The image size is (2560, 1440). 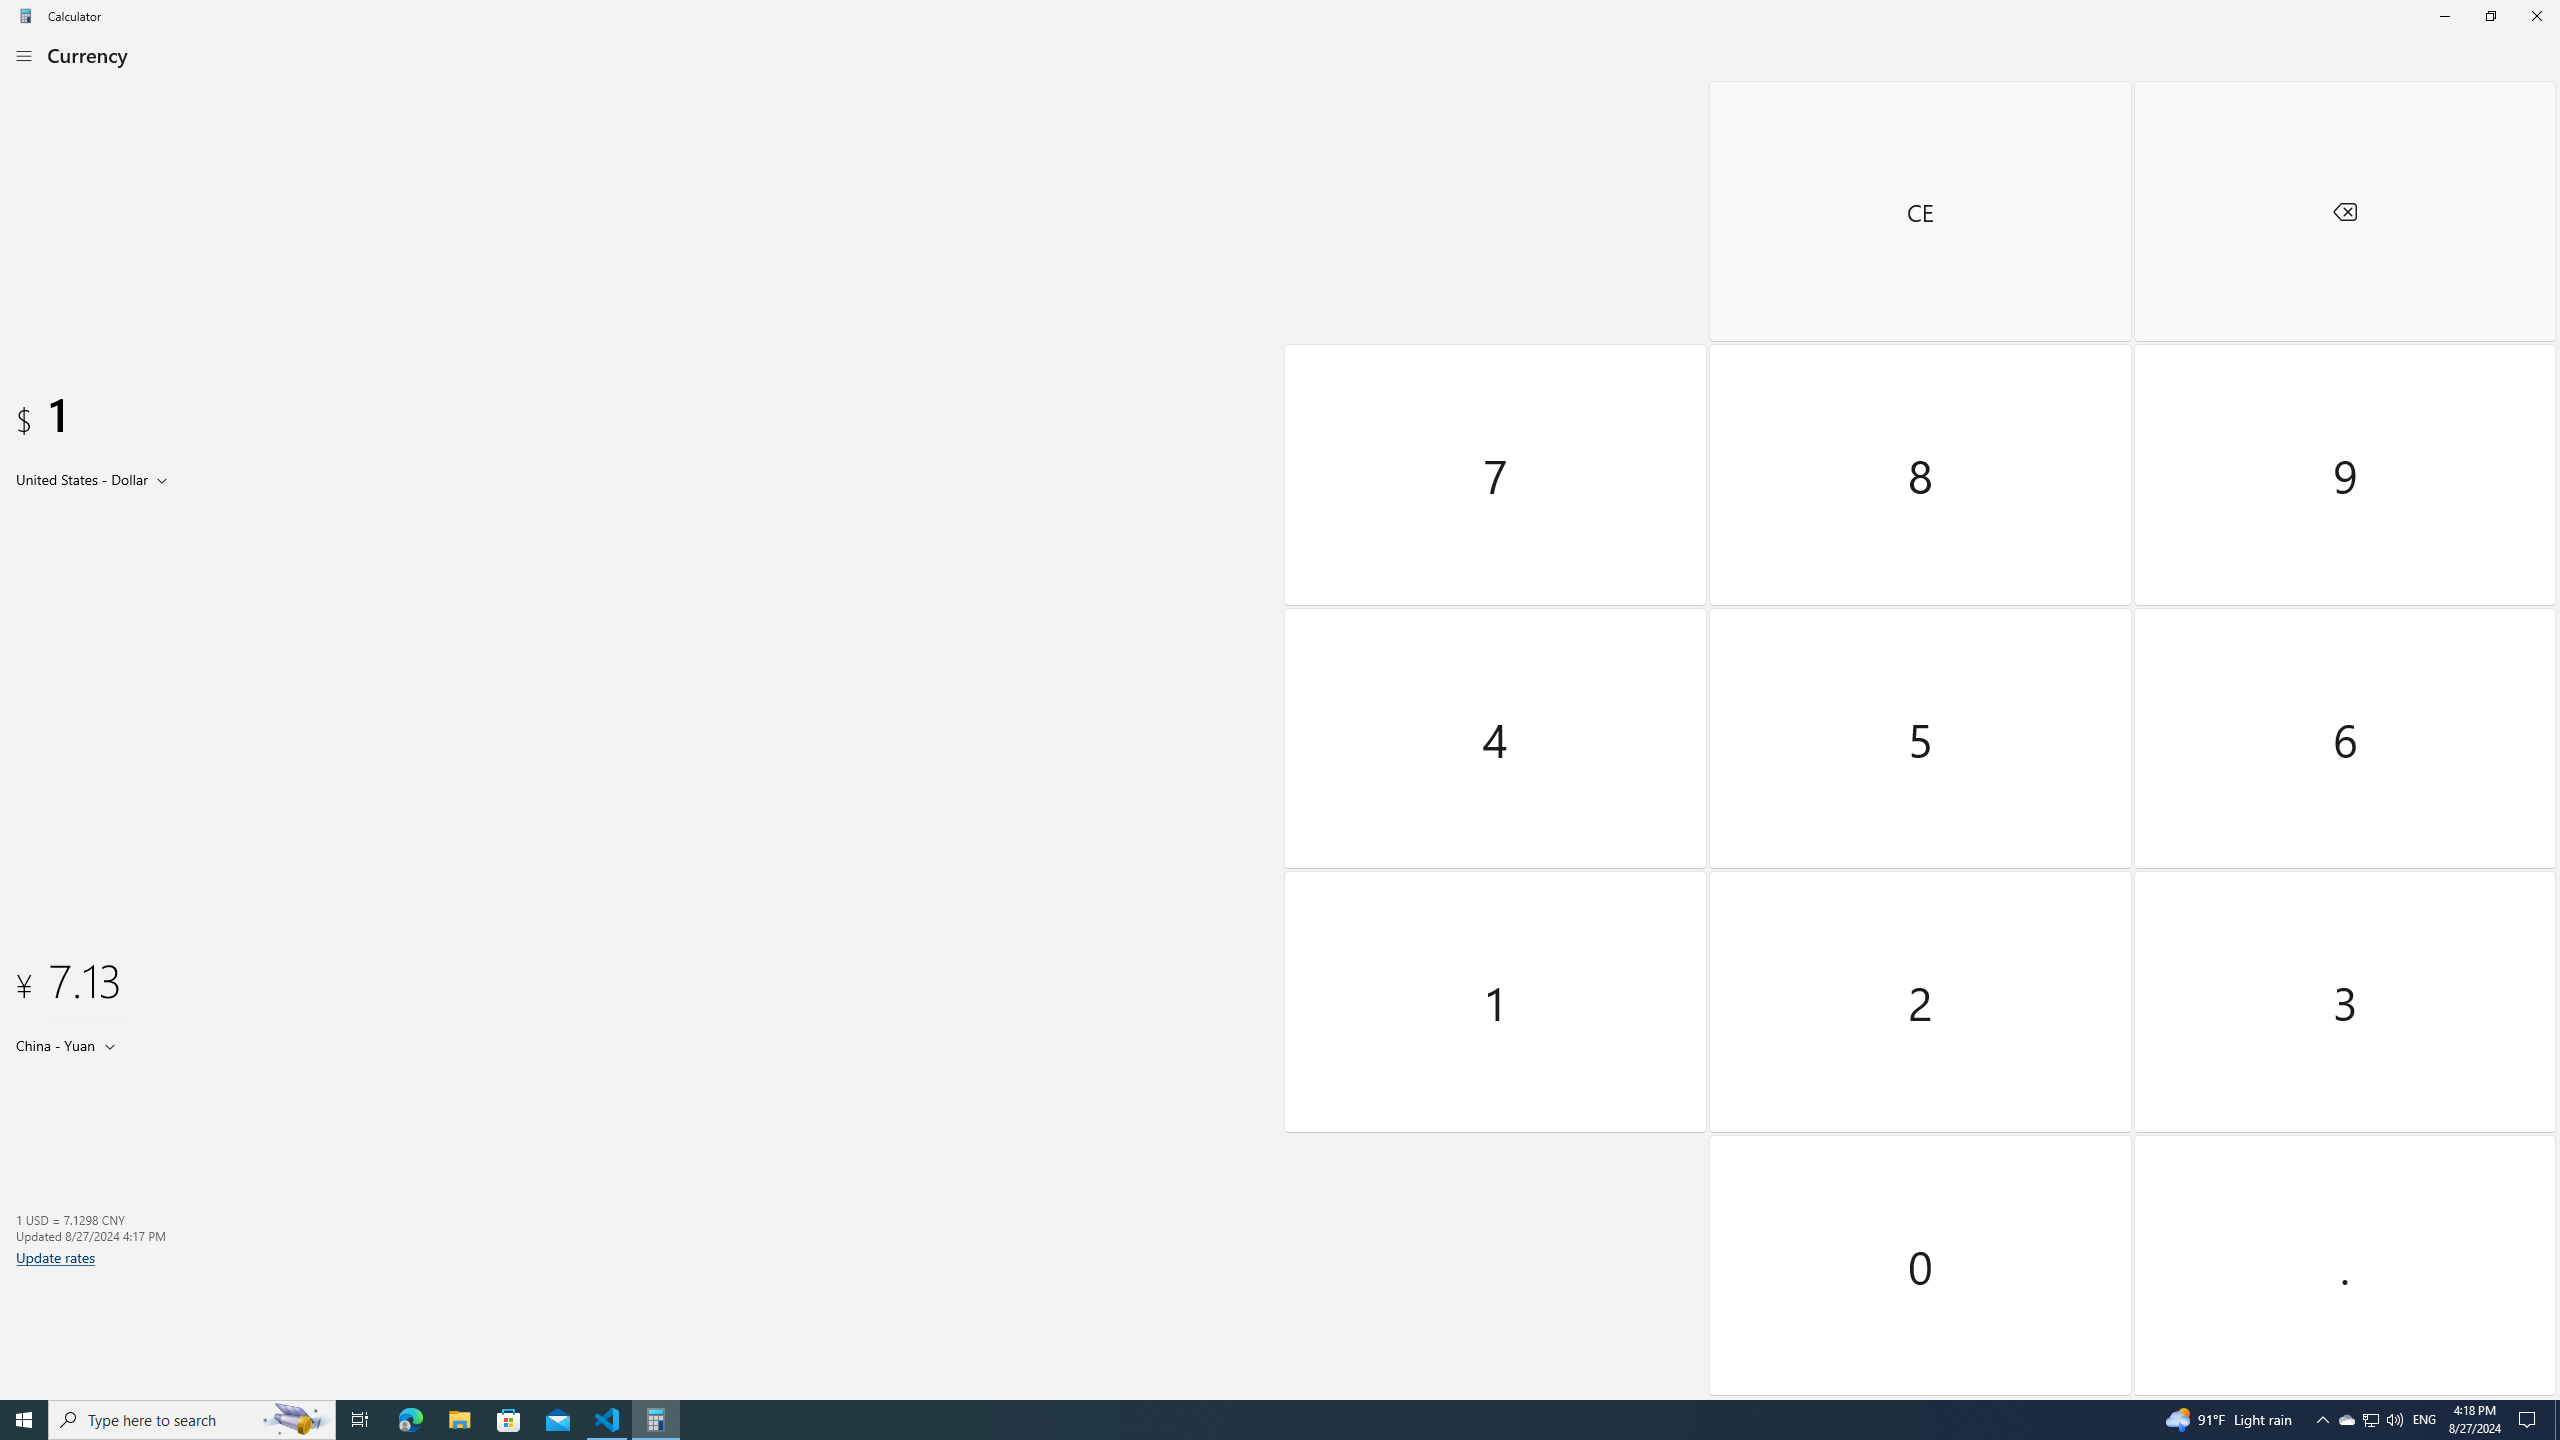 What do you see at coordinates (24, 54) in the screenshot?
I see `'Open Navigation'` at bounding box center [24, 54].